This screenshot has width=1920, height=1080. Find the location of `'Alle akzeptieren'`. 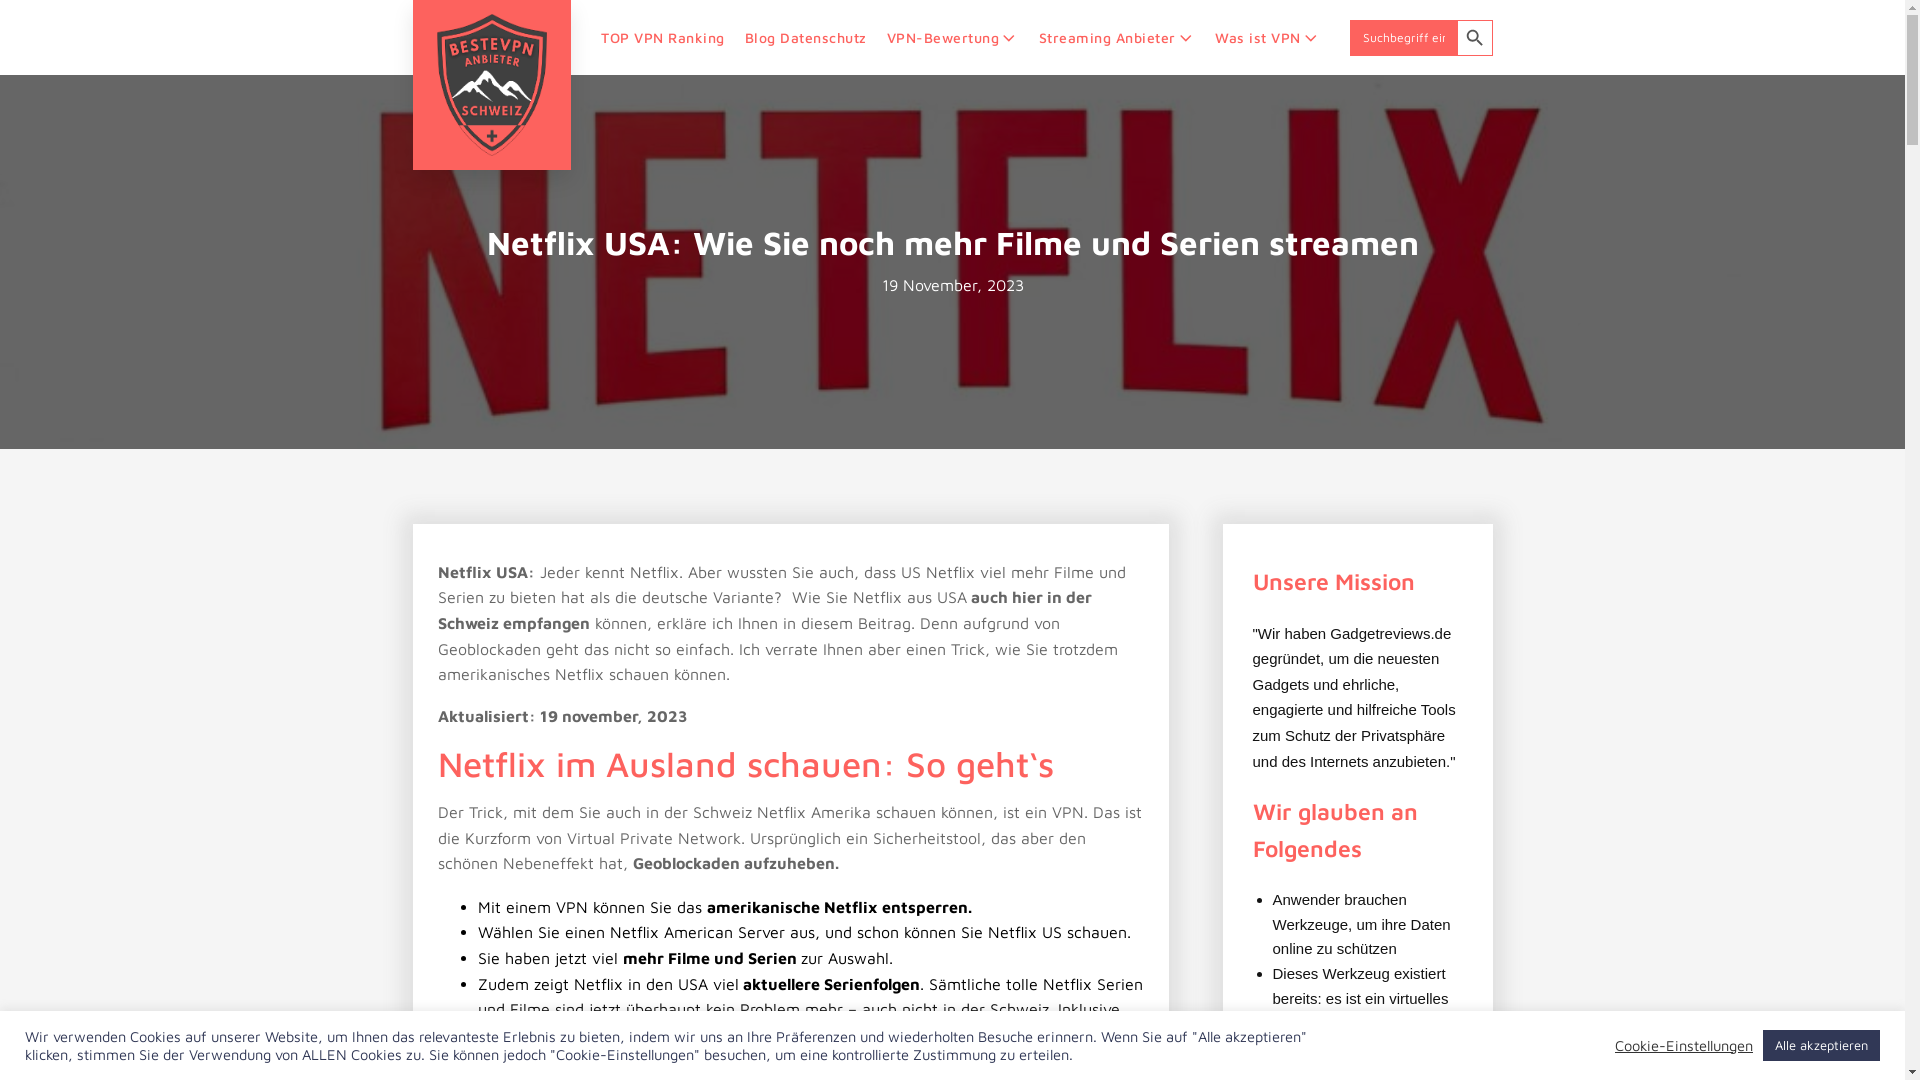

'Alle akzeptieren' is located at coordinates (1821, 1044).